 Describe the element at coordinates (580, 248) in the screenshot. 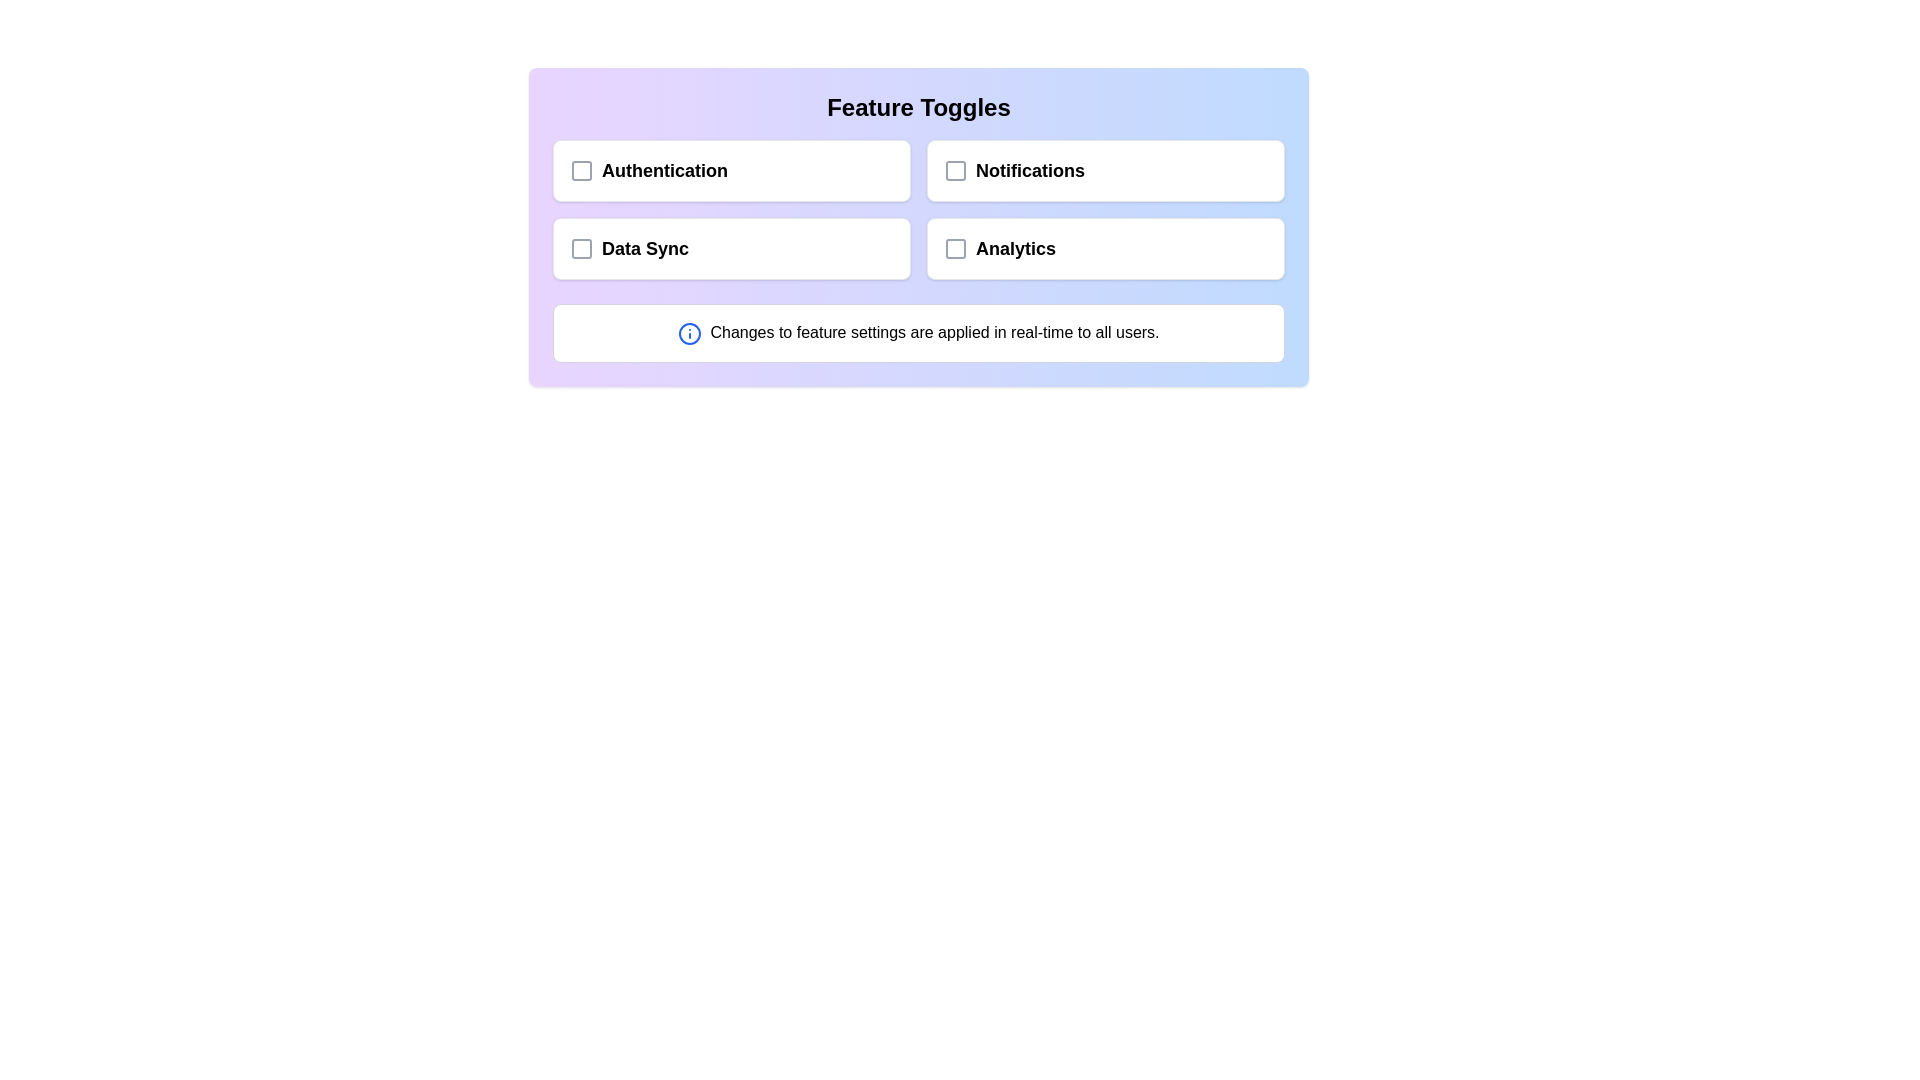

I see `the Checkbox icon for the 'Data Sync' feature, which is located in the second row of the feature toggle list, directly to the left of the 'Data Sync' label` at that location.